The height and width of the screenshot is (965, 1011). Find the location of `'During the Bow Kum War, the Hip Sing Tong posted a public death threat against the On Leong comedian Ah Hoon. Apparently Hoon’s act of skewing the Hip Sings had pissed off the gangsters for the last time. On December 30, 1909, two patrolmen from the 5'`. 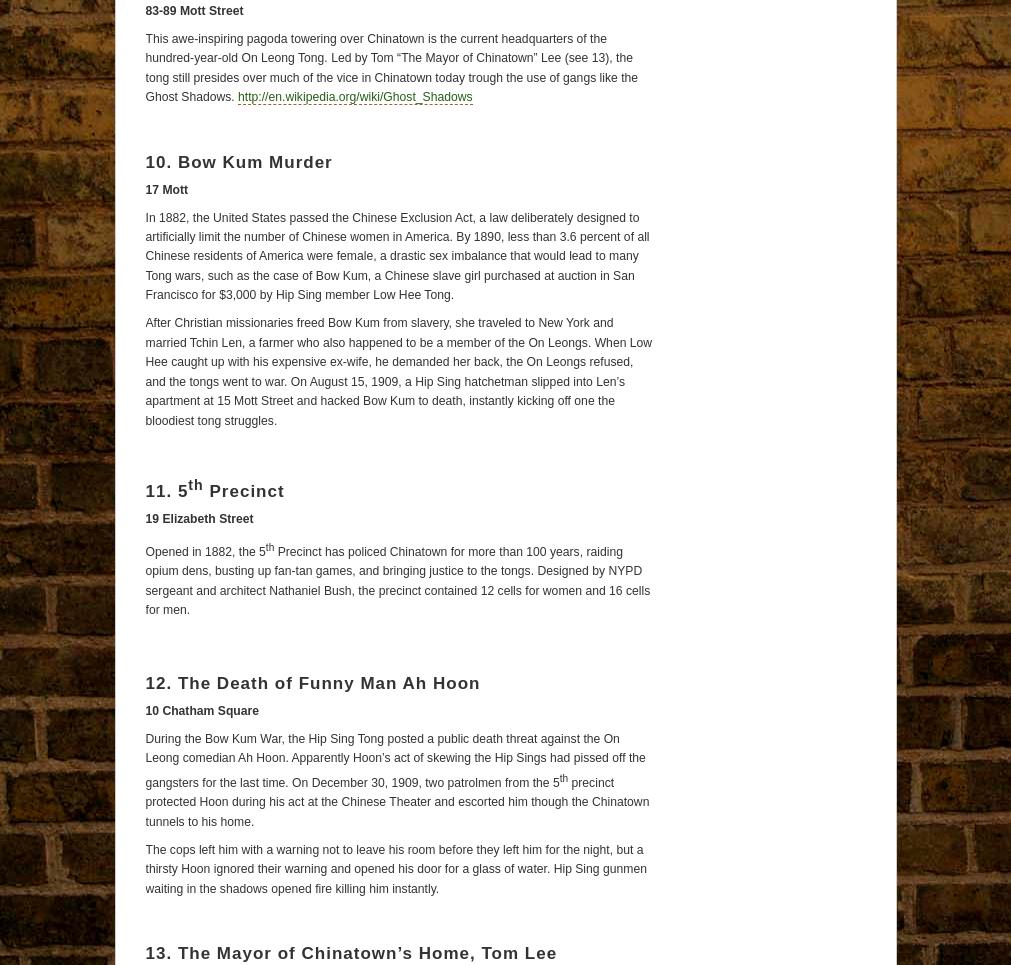

'During the Bow Kum War, the Hip Sing Tong posted a public death threat against the On Leong comedian Ah Hoon. Apparently Hoon’s act of skewing the Hip Sings had pissed off the gangsters for the last time. On December 30, 1909, two patrolmen from the 5' is located at coordinates (393, 759).